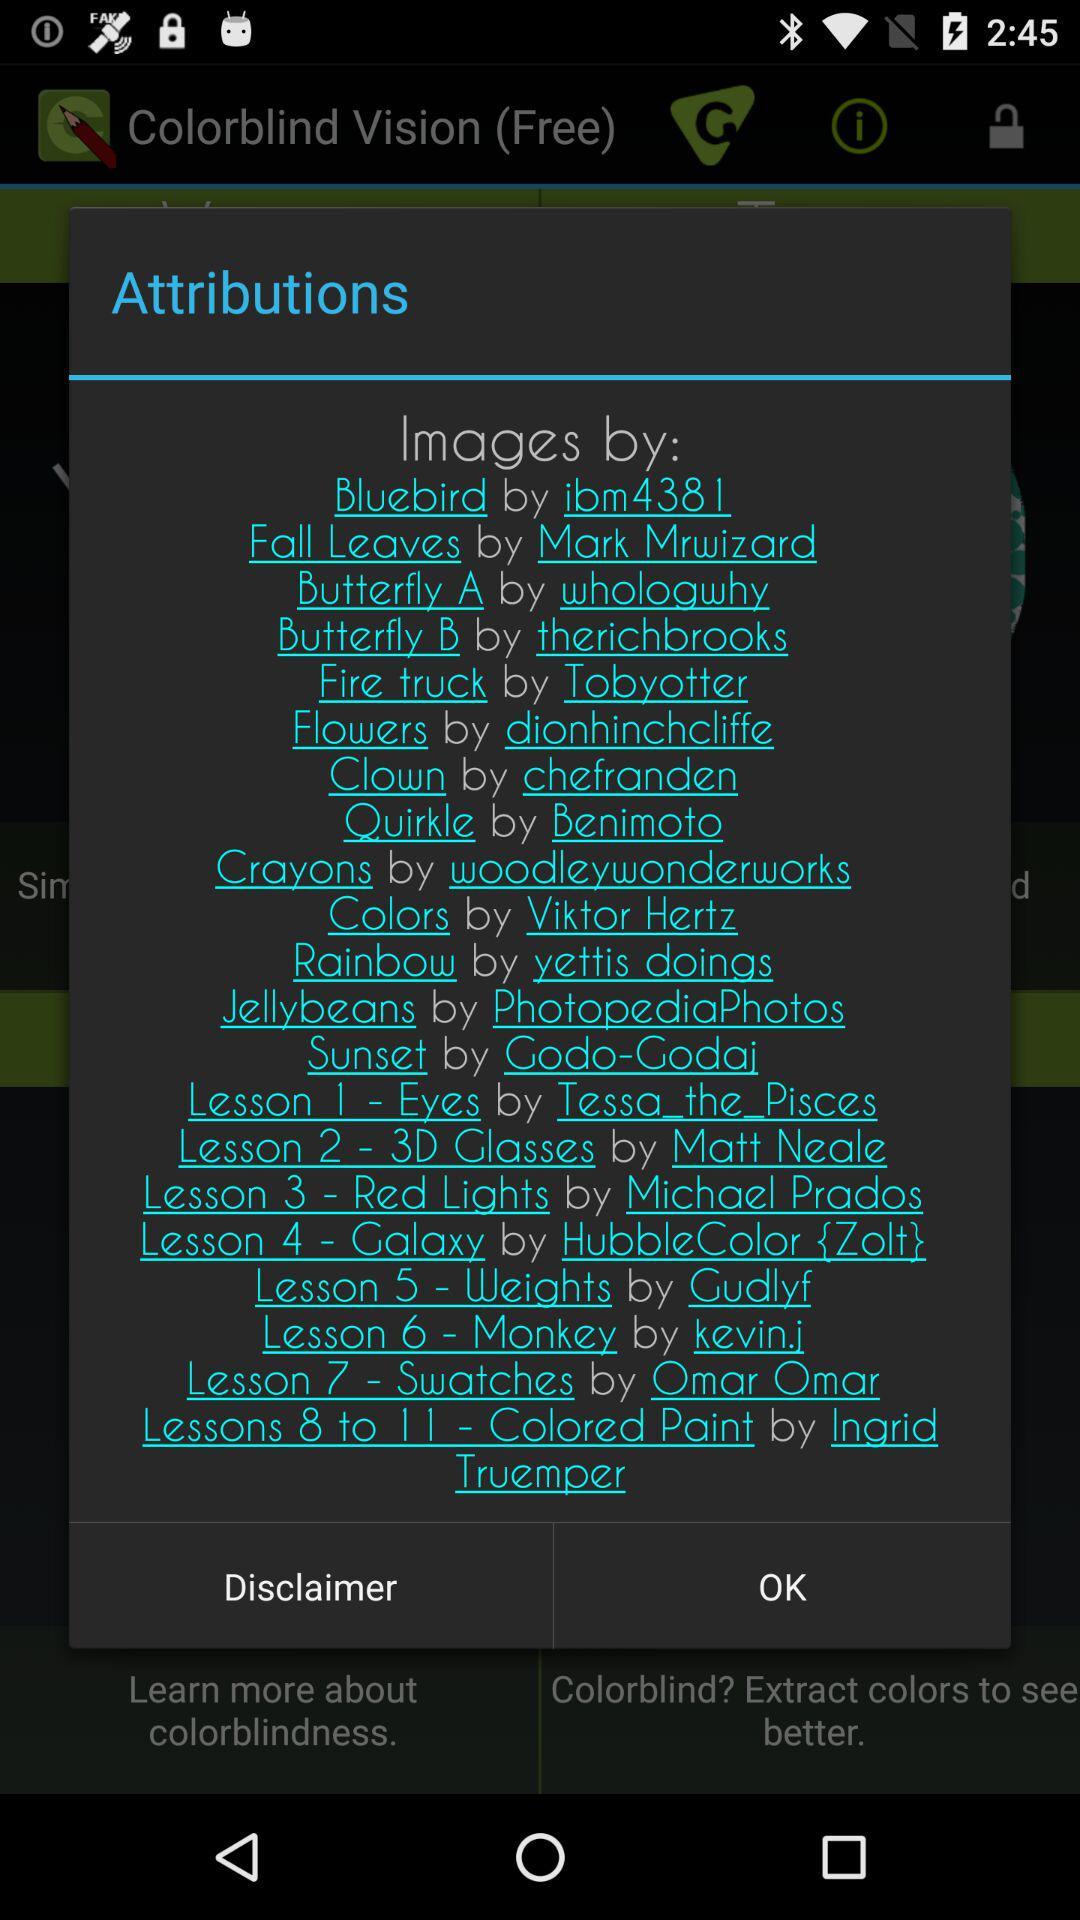  I want to click on disclaimer item, so click(310, 1585).